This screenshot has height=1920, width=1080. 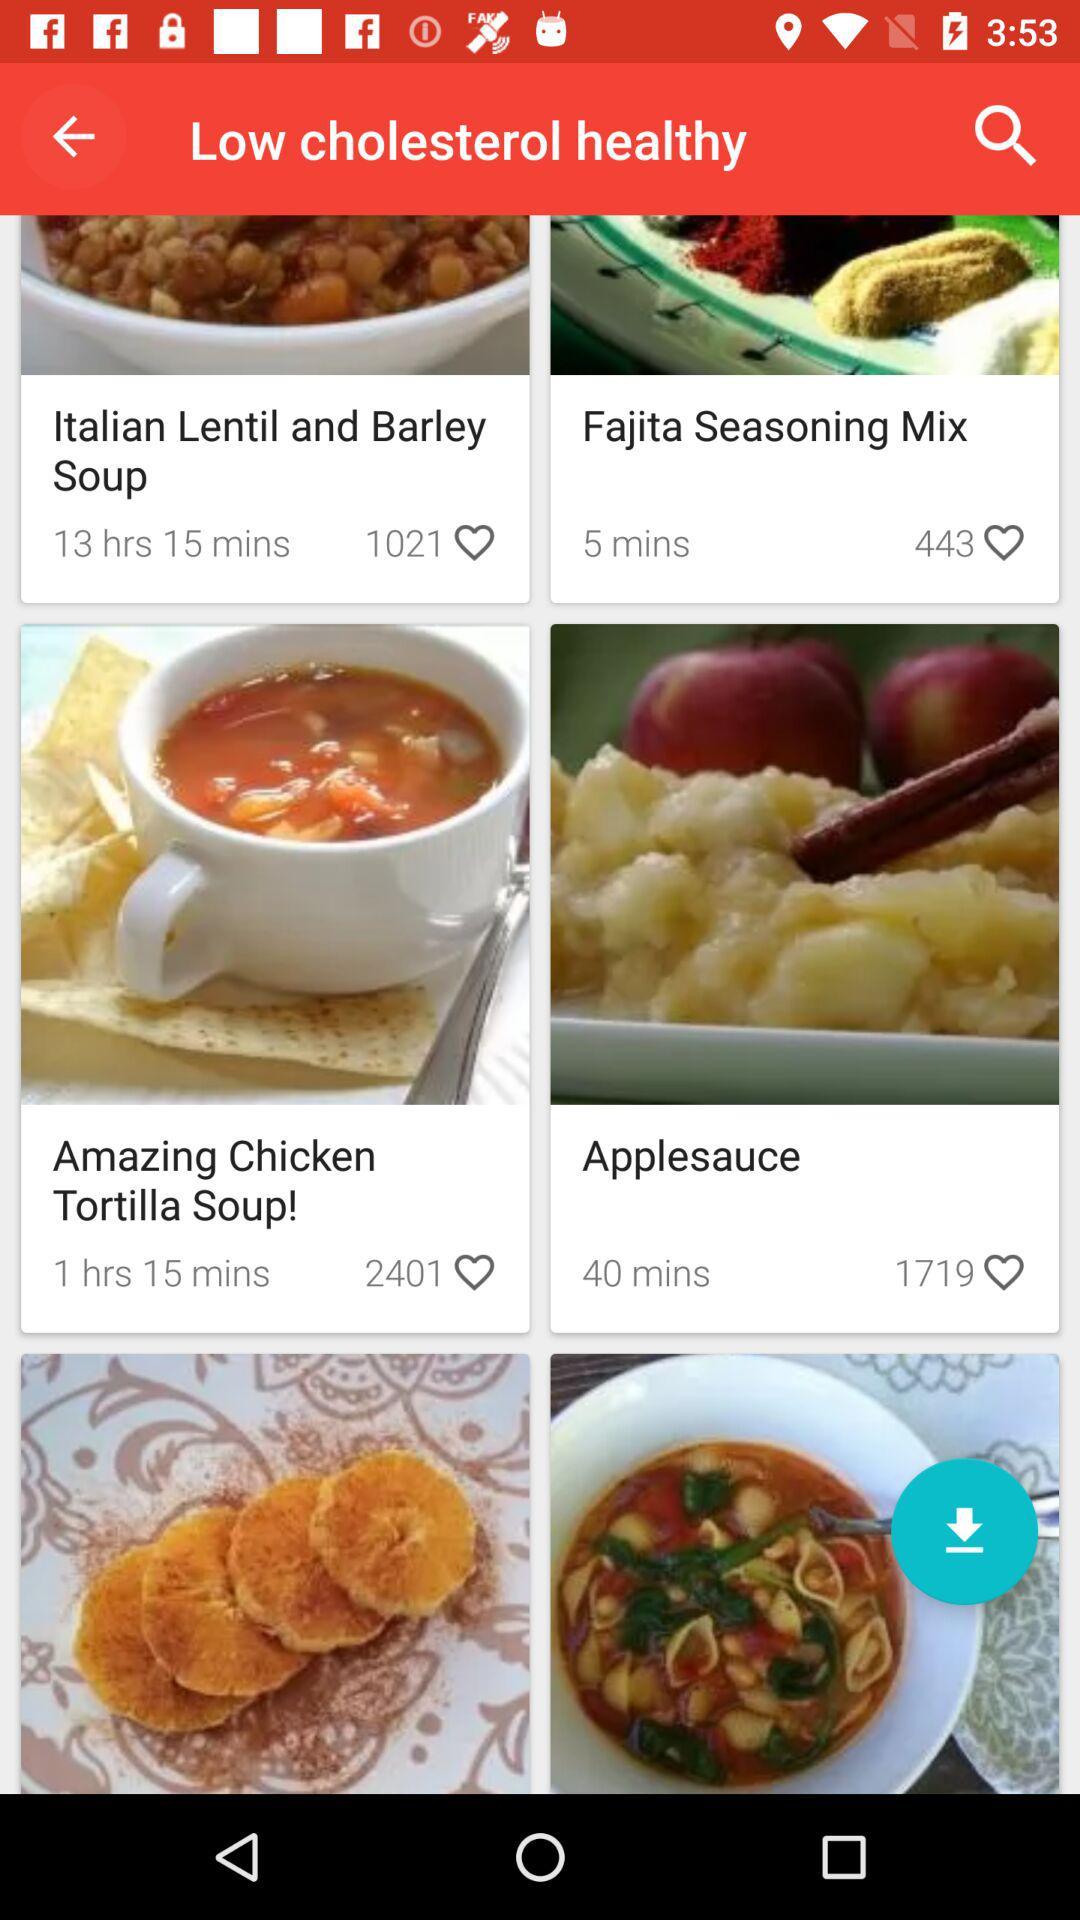 What do you see at coordinates (963, 1530) in the screenshot?
I see `the file_download icon` at bounding box center [963, 1530].